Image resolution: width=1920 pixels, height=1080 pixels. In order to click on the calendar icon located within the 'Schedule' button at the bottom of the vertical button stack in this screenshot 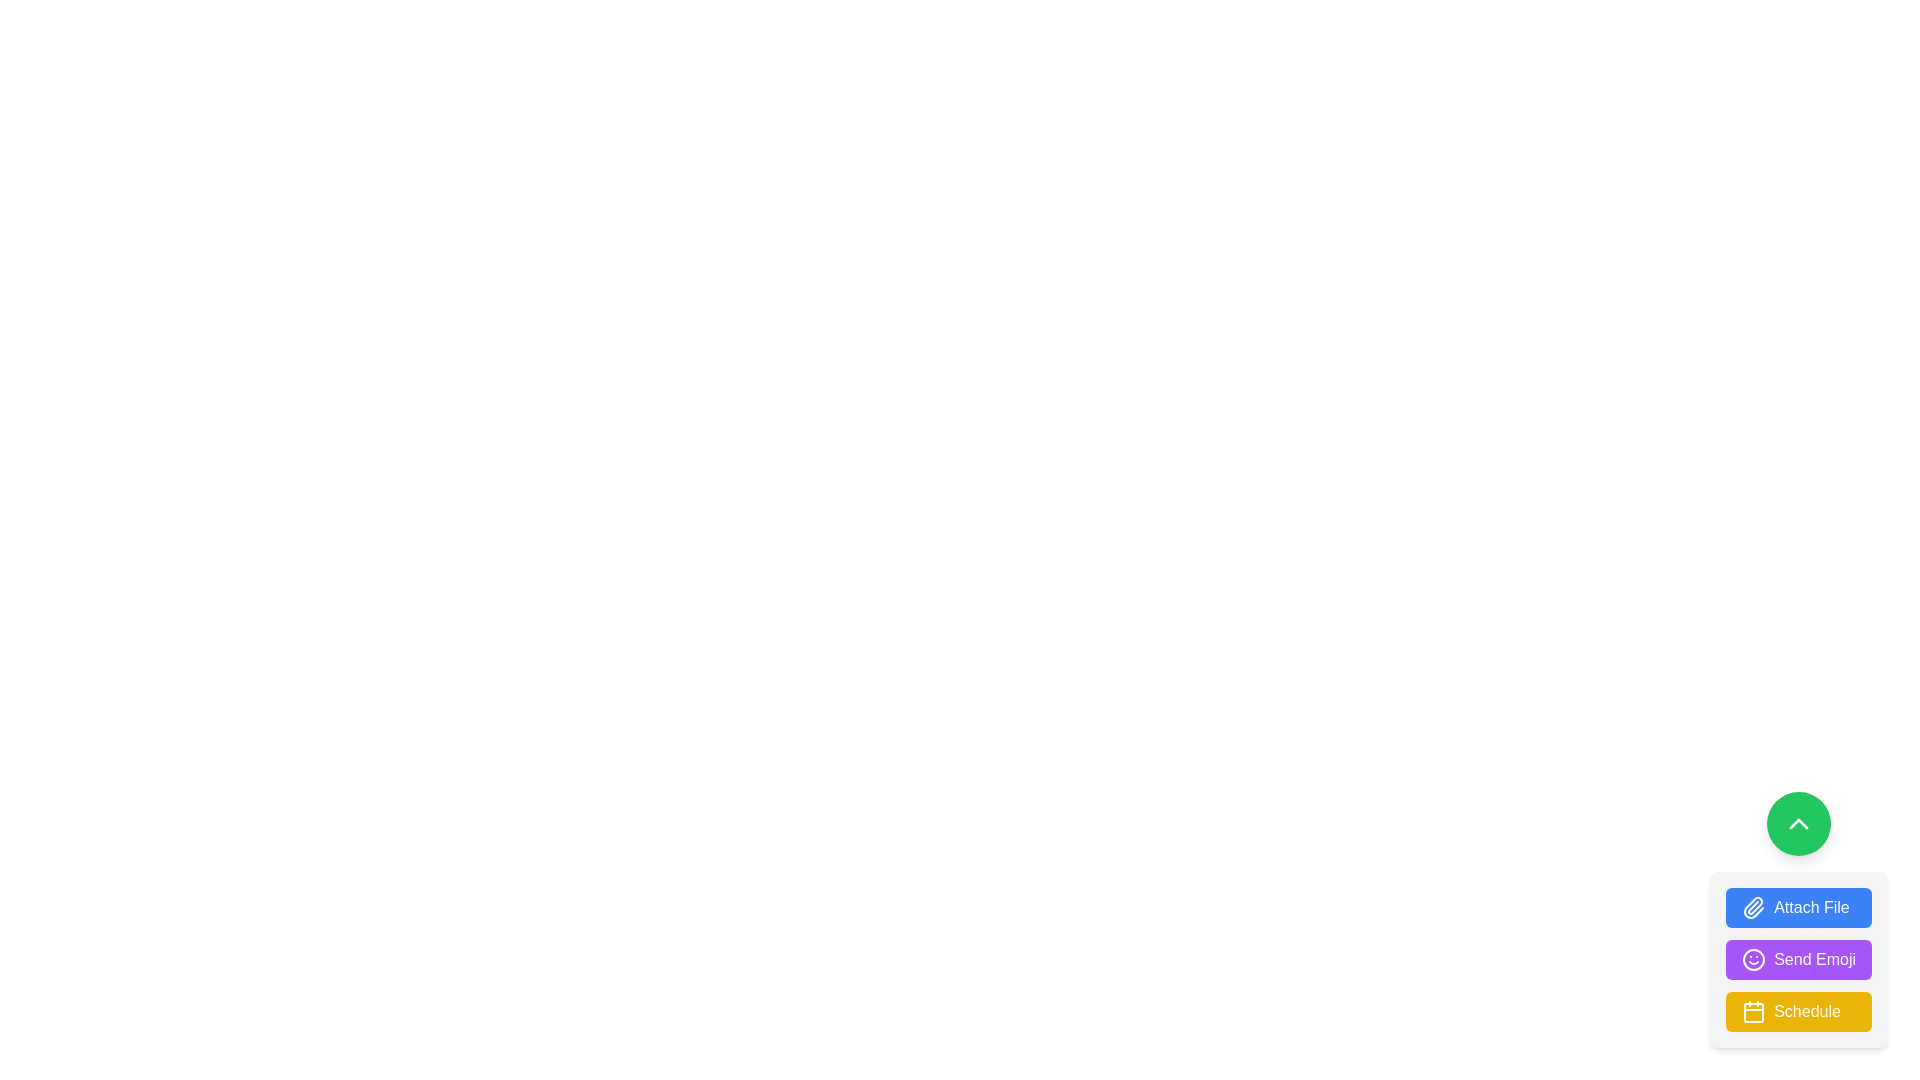, I will do `click(1753, 1013)`.